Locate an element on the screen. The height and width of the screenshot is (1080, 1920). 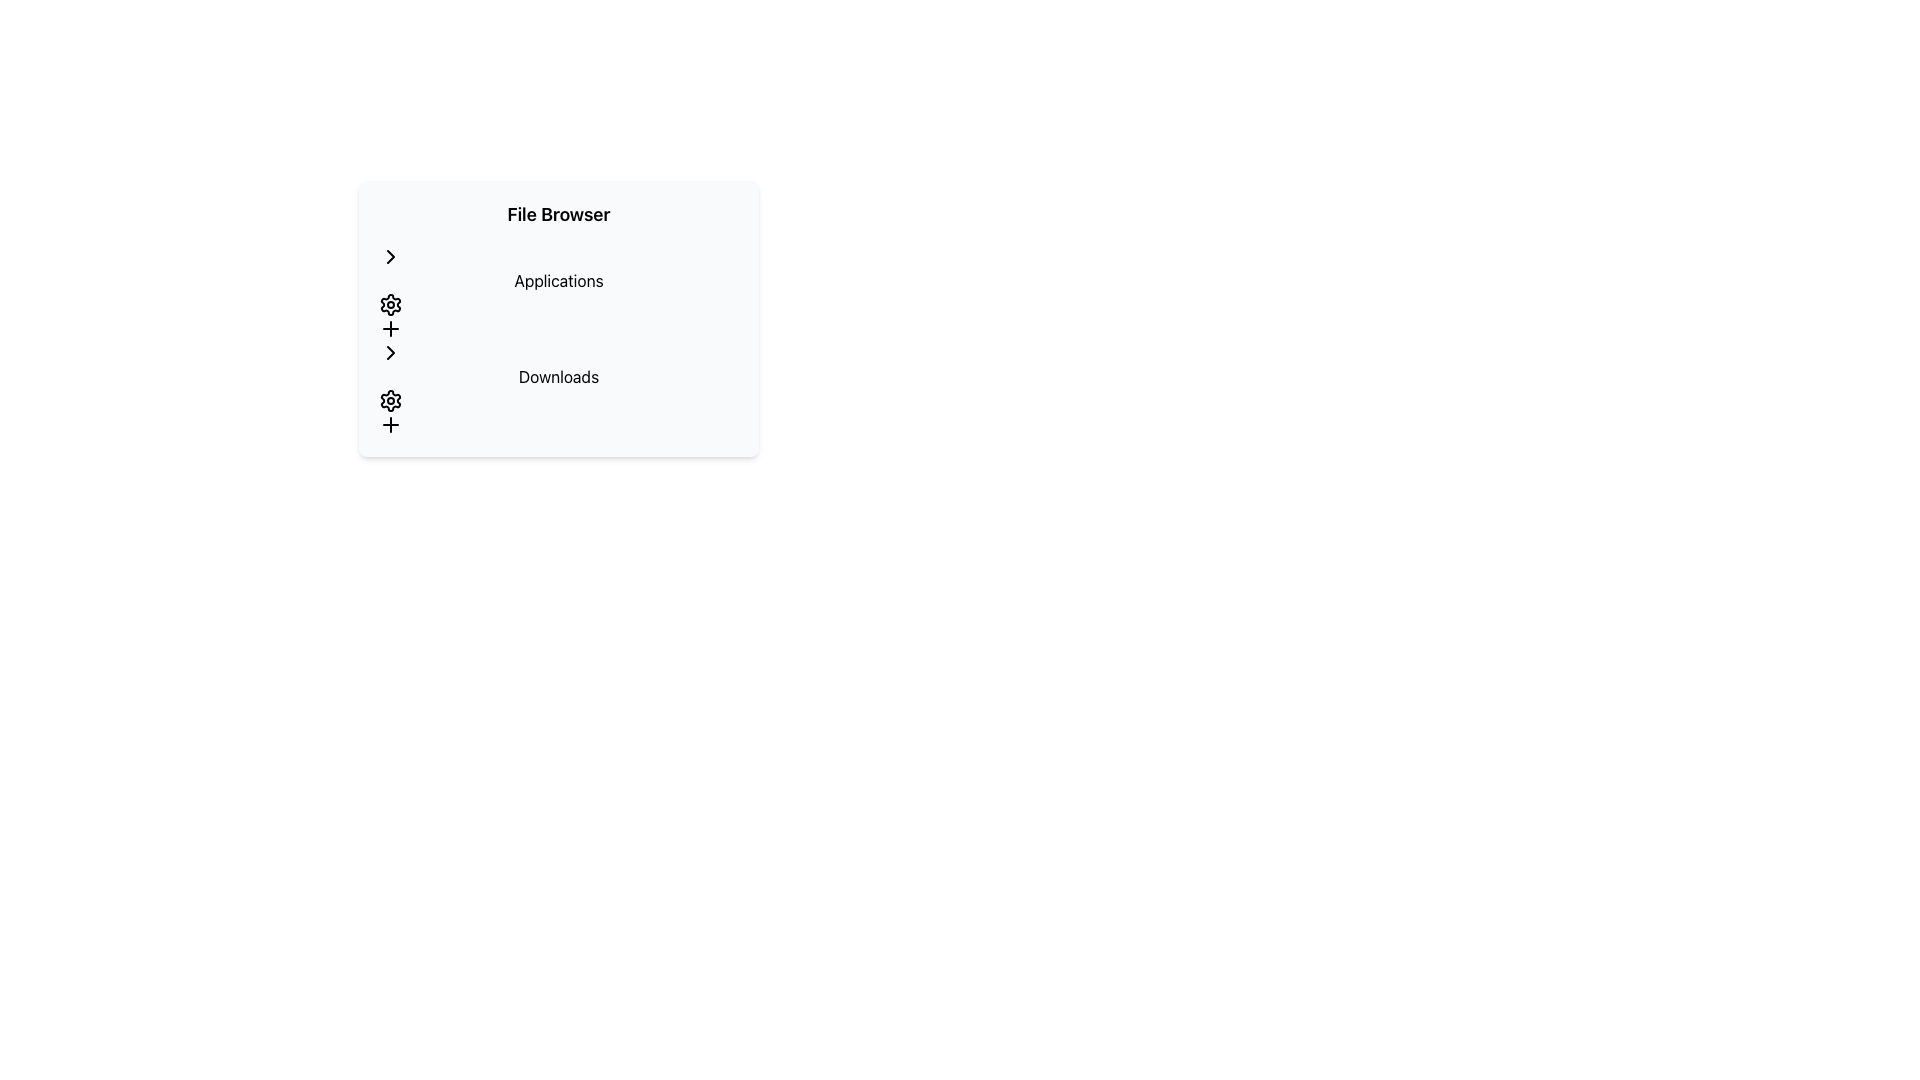
the second chevron icon adjacent to the 'Downloads' label in the 'File Browser' menu is located at coordinates (390, 352).